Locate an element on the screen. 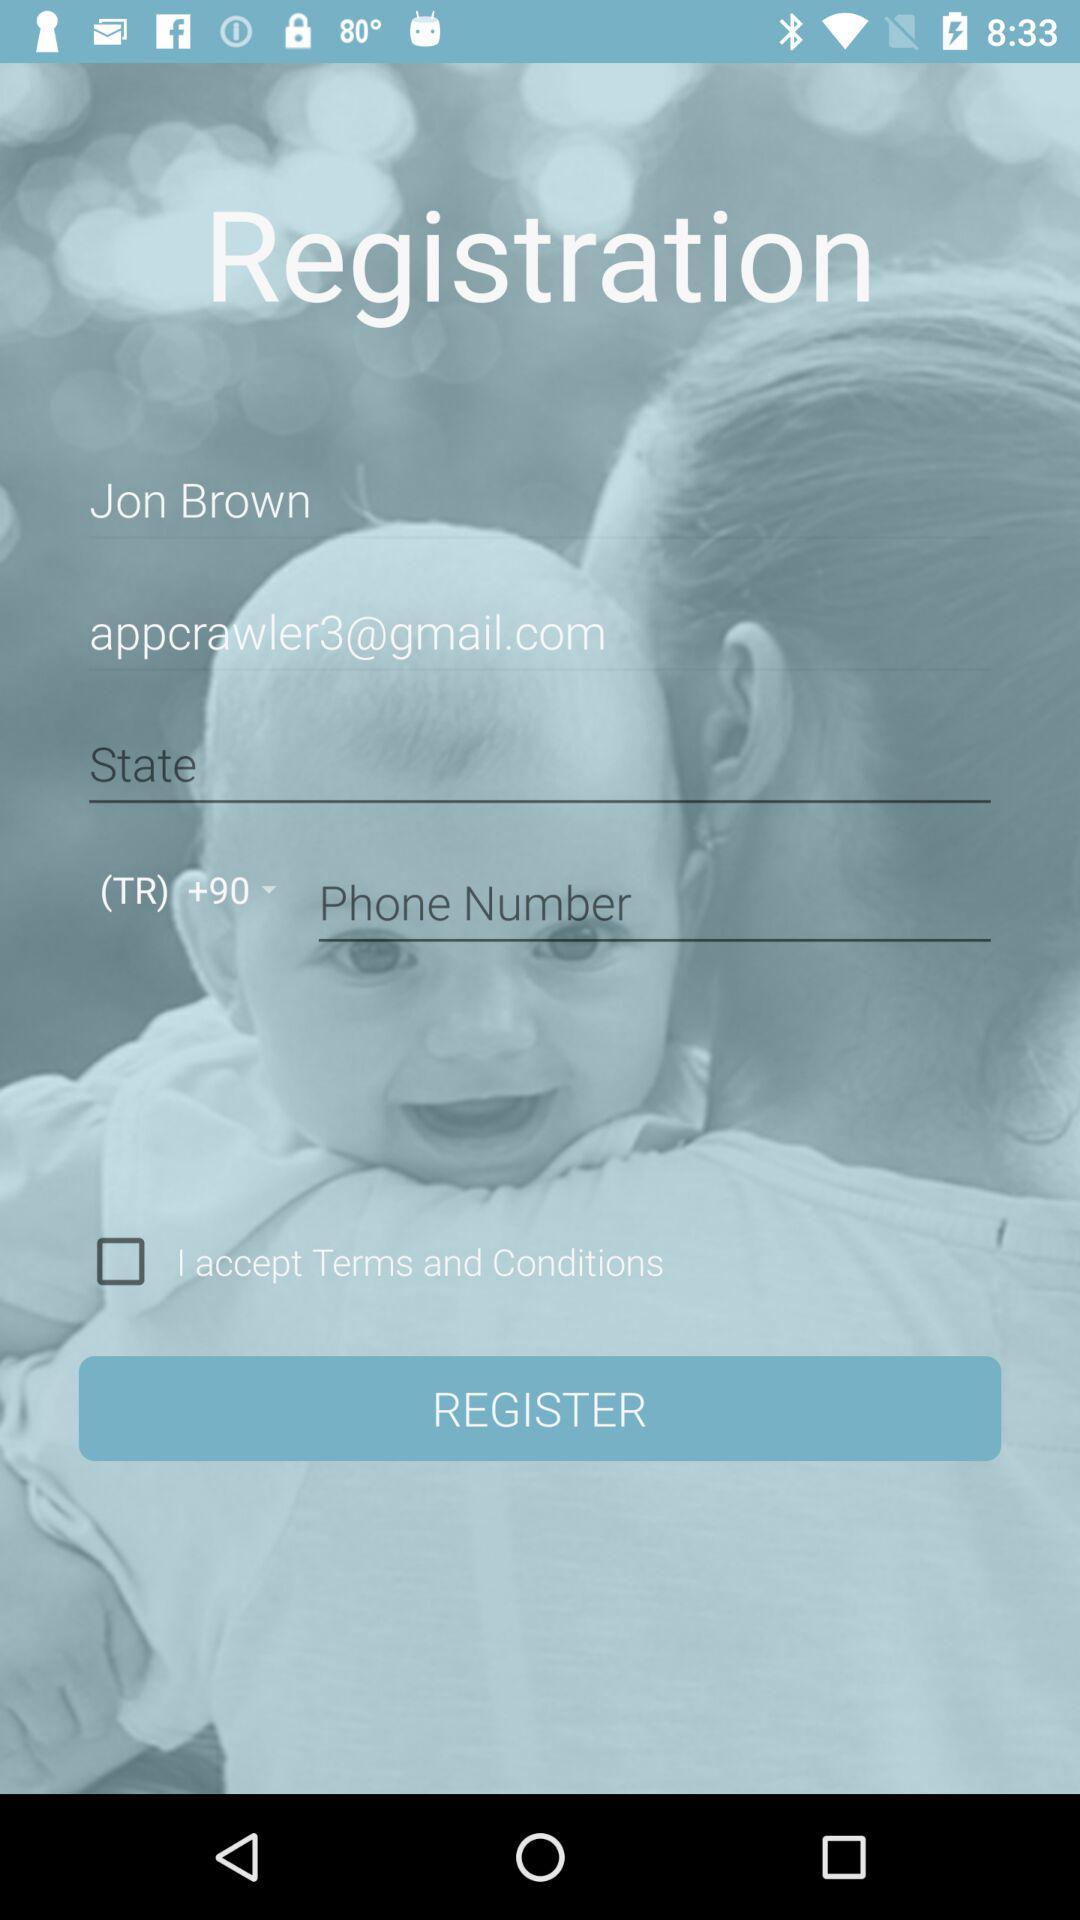  icon next to the i accept terms item is located at coordinates (120, 1260).